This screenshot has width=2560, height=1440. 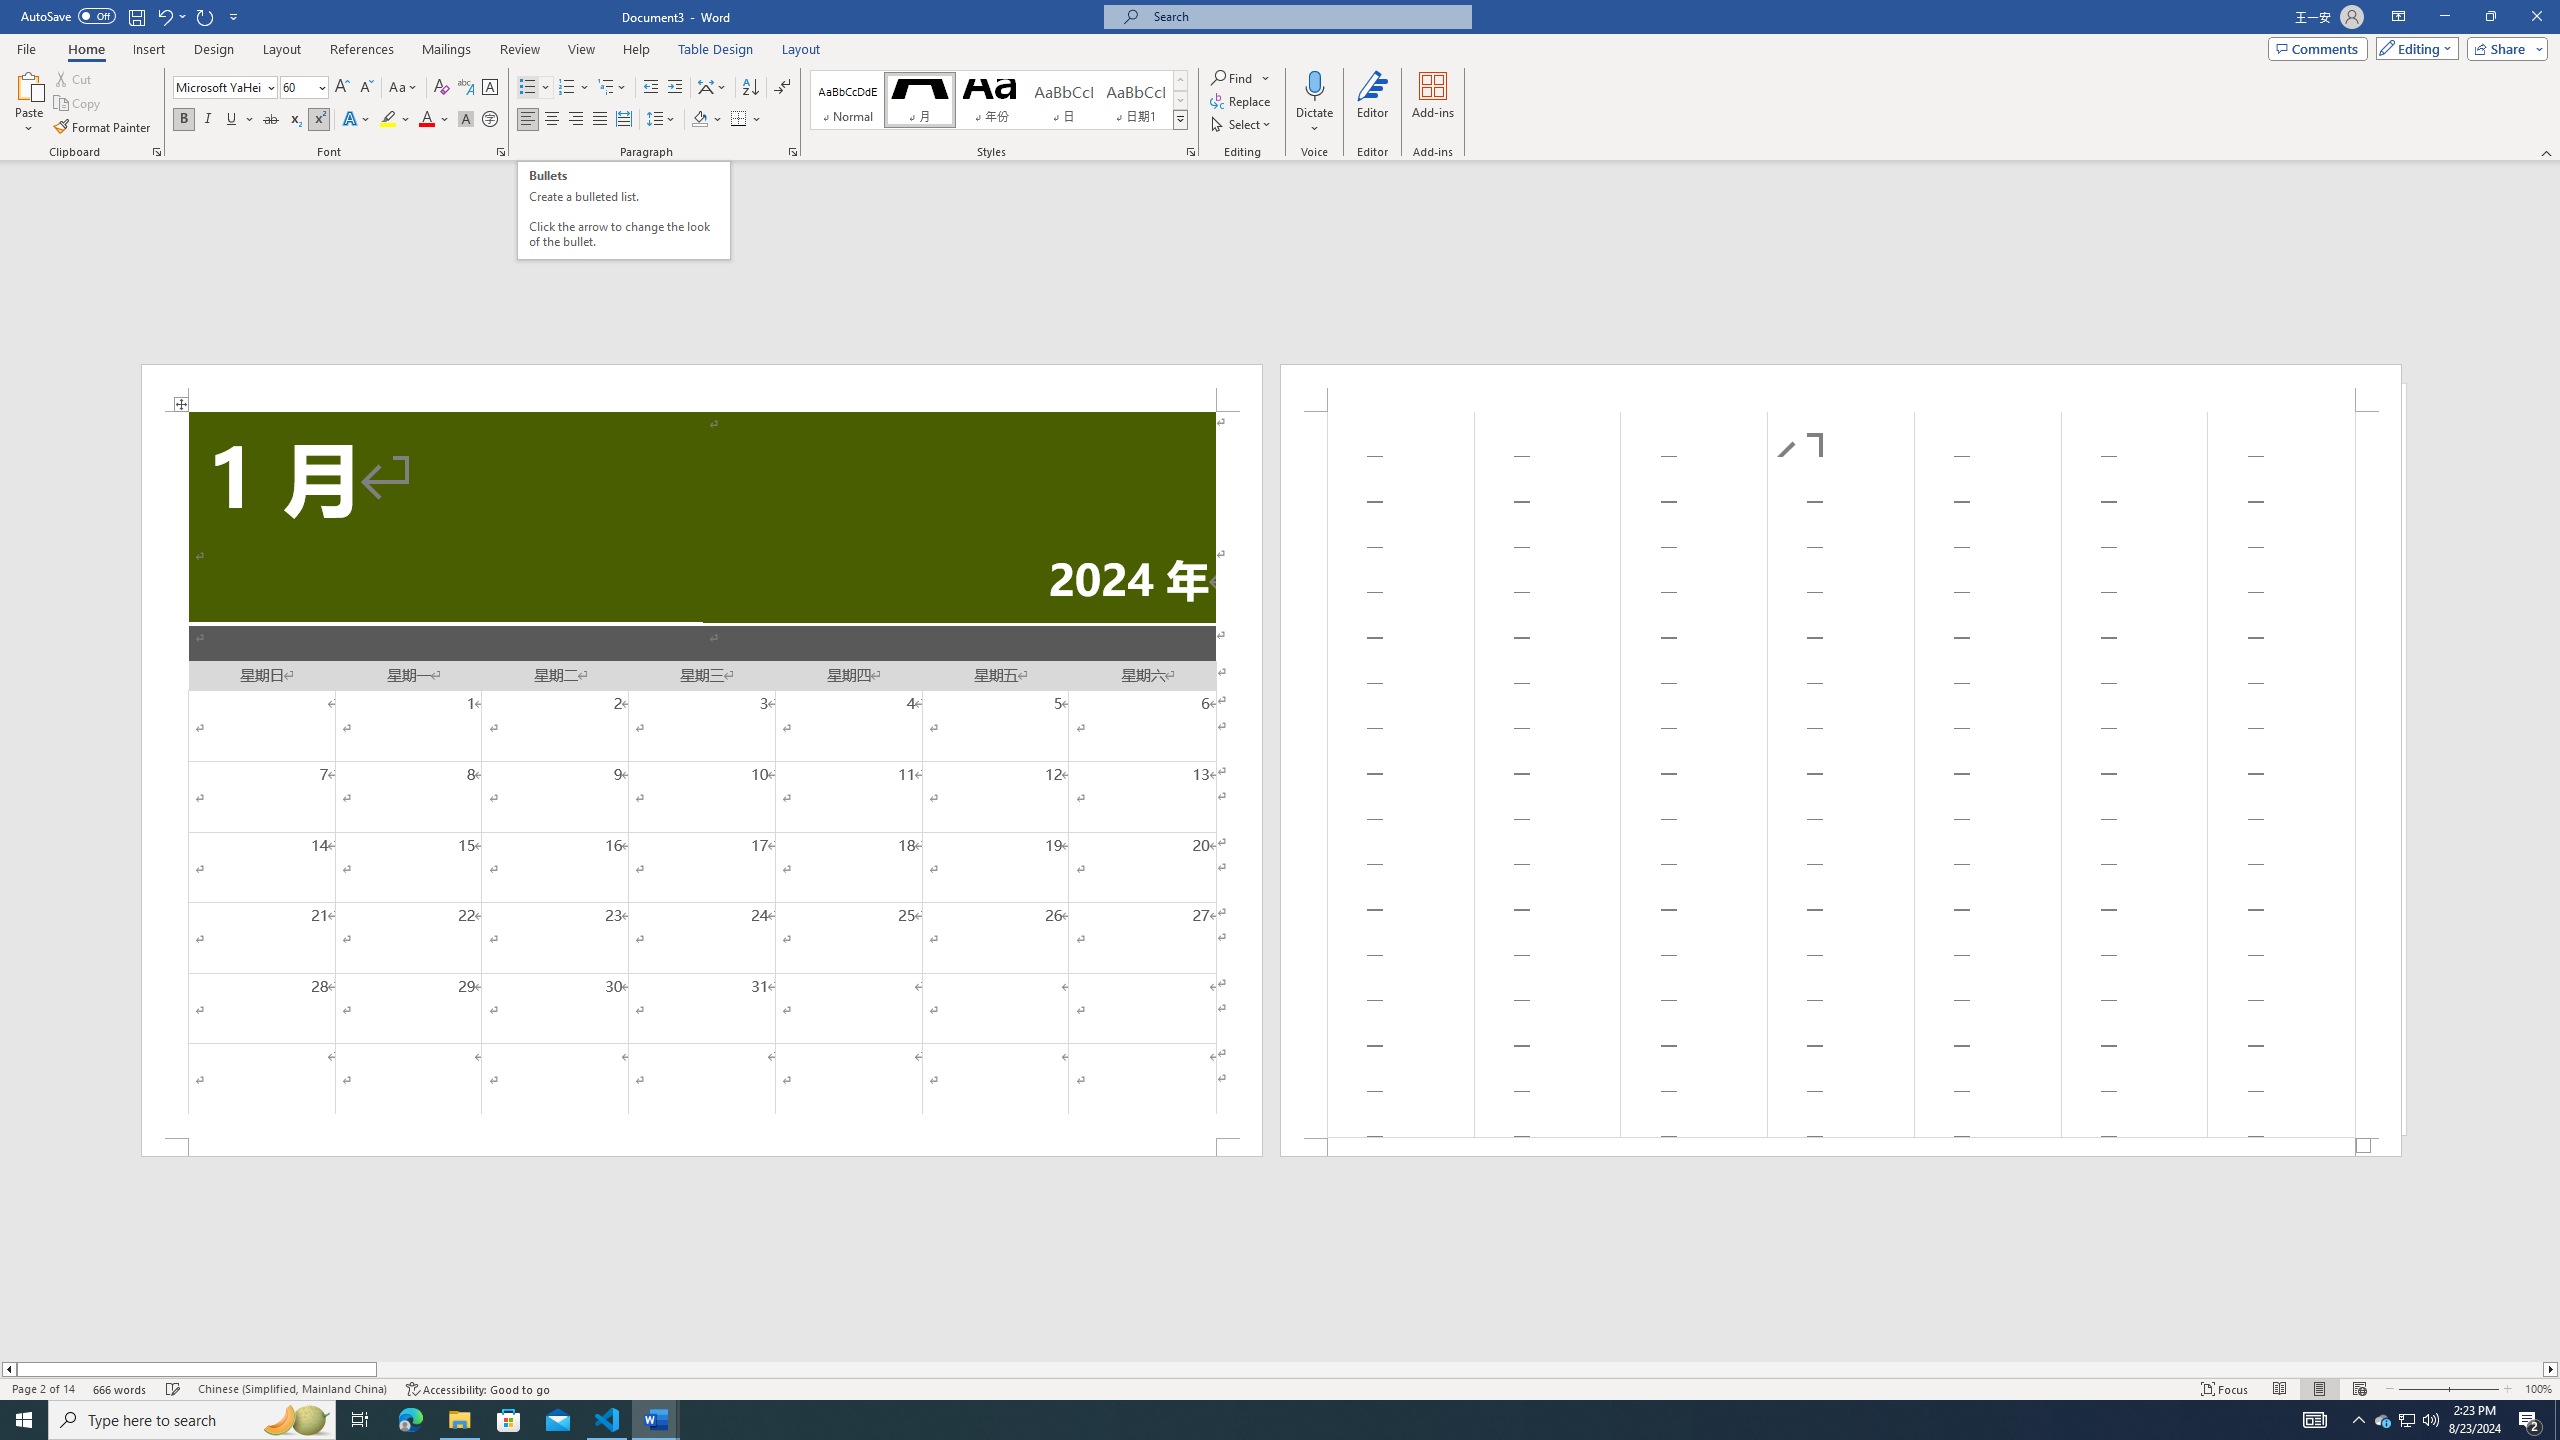 I want to click on 'Styles...', so click(x=1190, y=150).